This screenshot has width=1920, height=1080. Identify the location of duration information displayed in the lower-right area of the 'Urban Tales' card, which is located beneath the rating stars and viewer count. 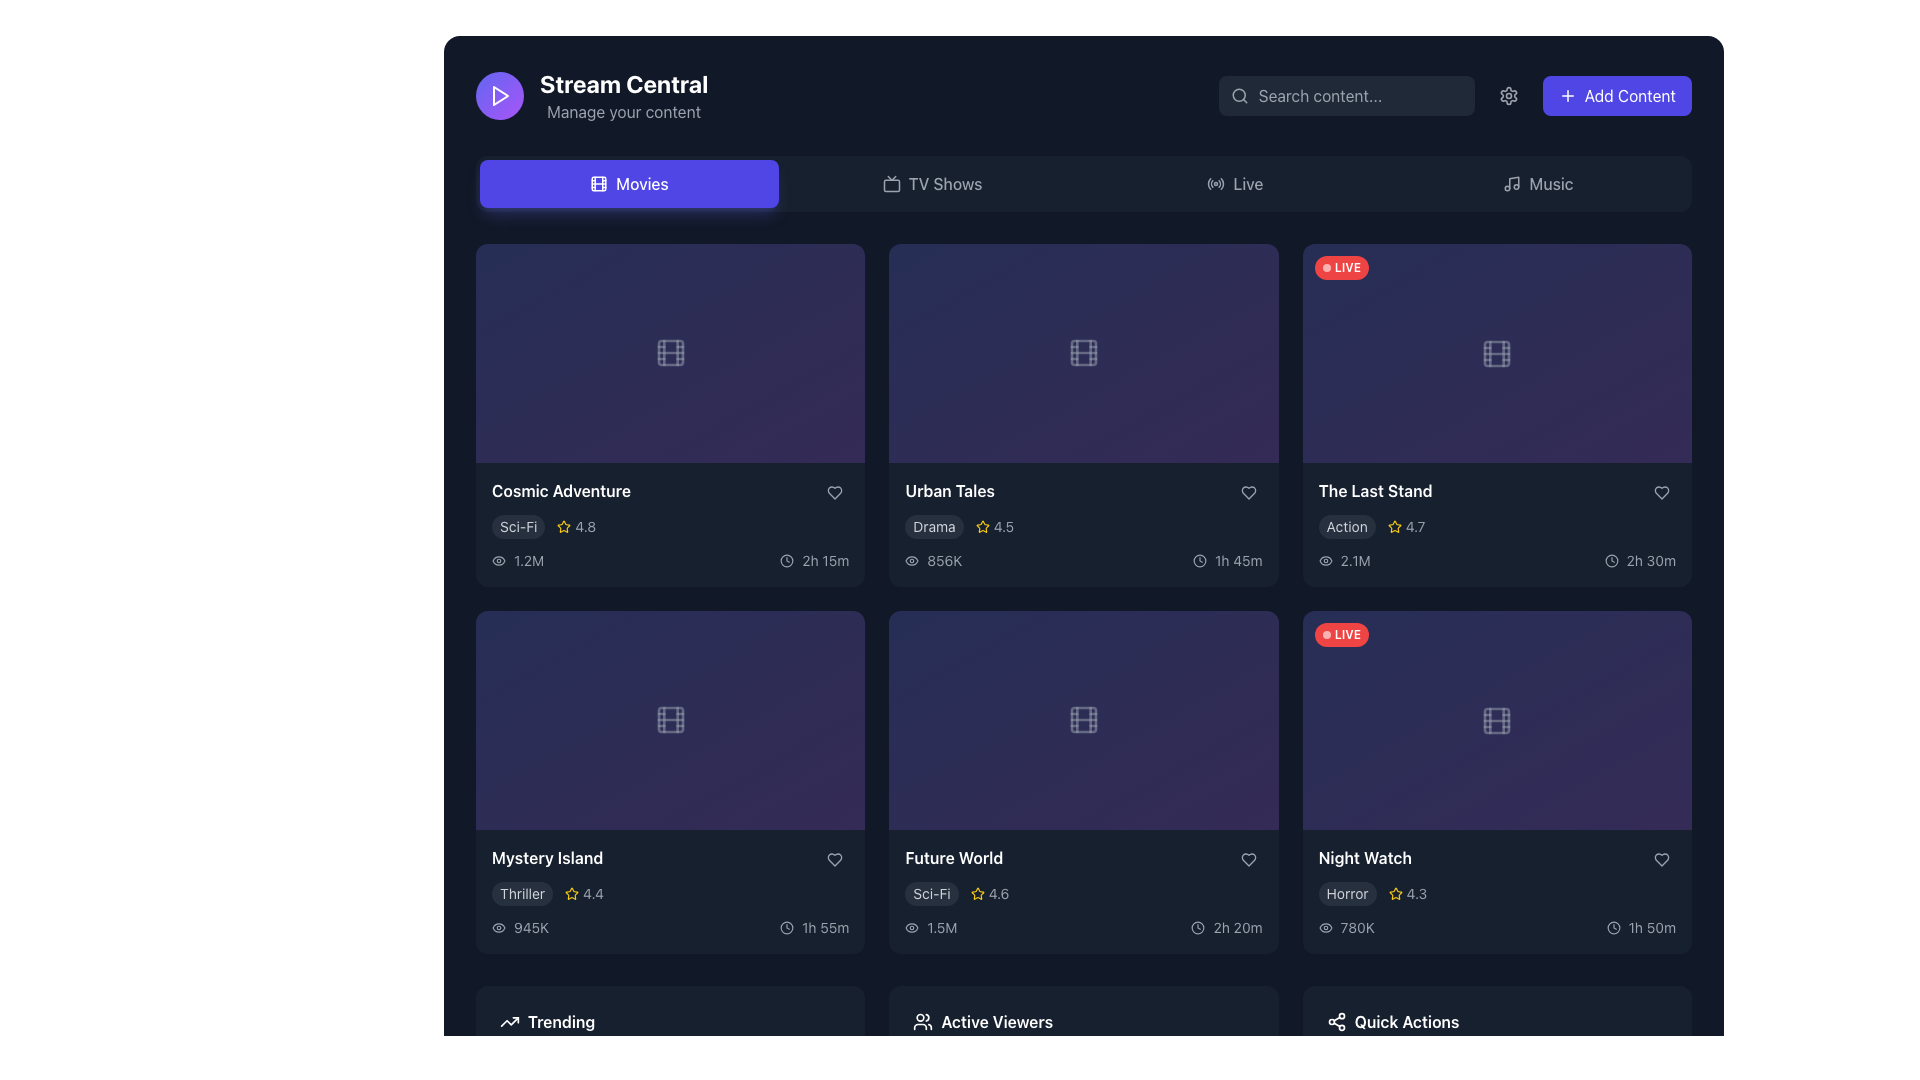
(1226, 560).